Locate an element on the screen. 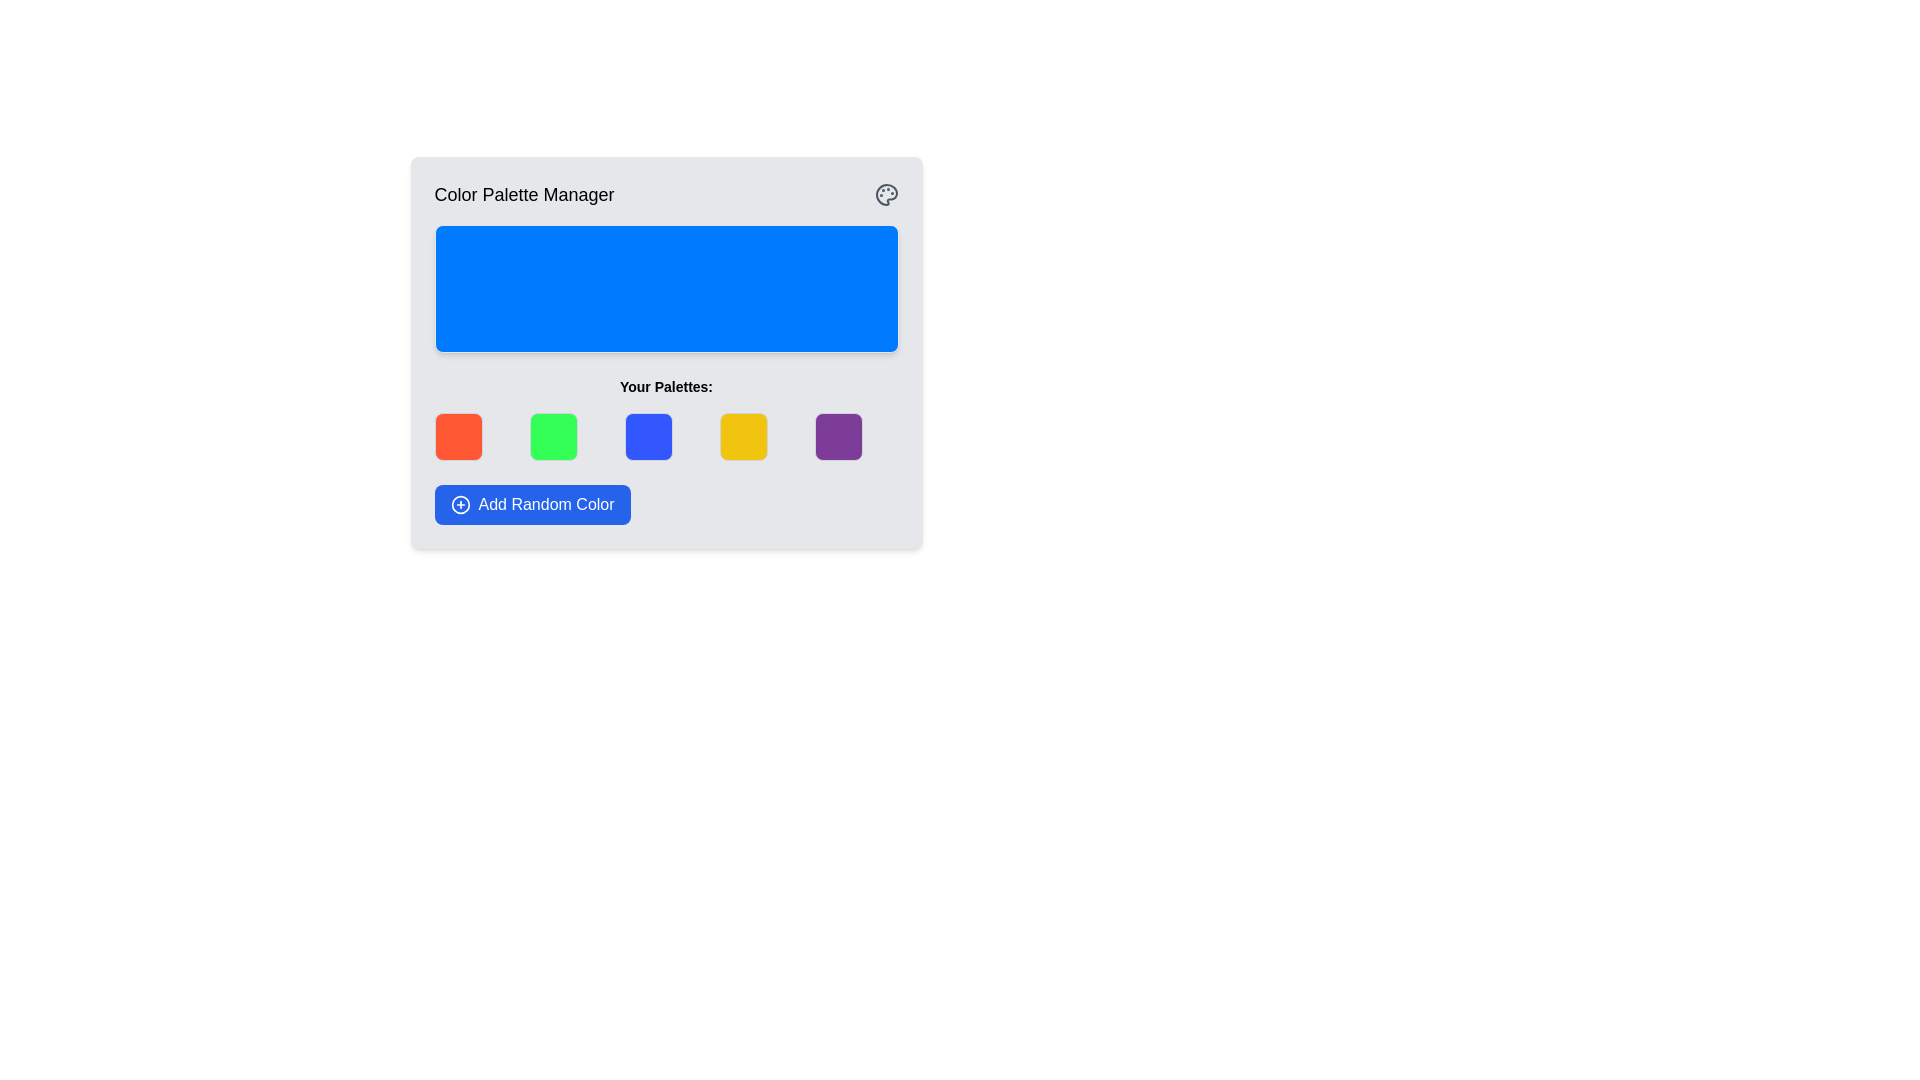 Image resolution: width=1920 pixels, height=1080 pixels. the circular blue icon with a plus sign centered inside it, located on the left side of the 'Add Random Color' button at the bottom of the vertical layout to initiate the add action is located at coordinates (459, 504).